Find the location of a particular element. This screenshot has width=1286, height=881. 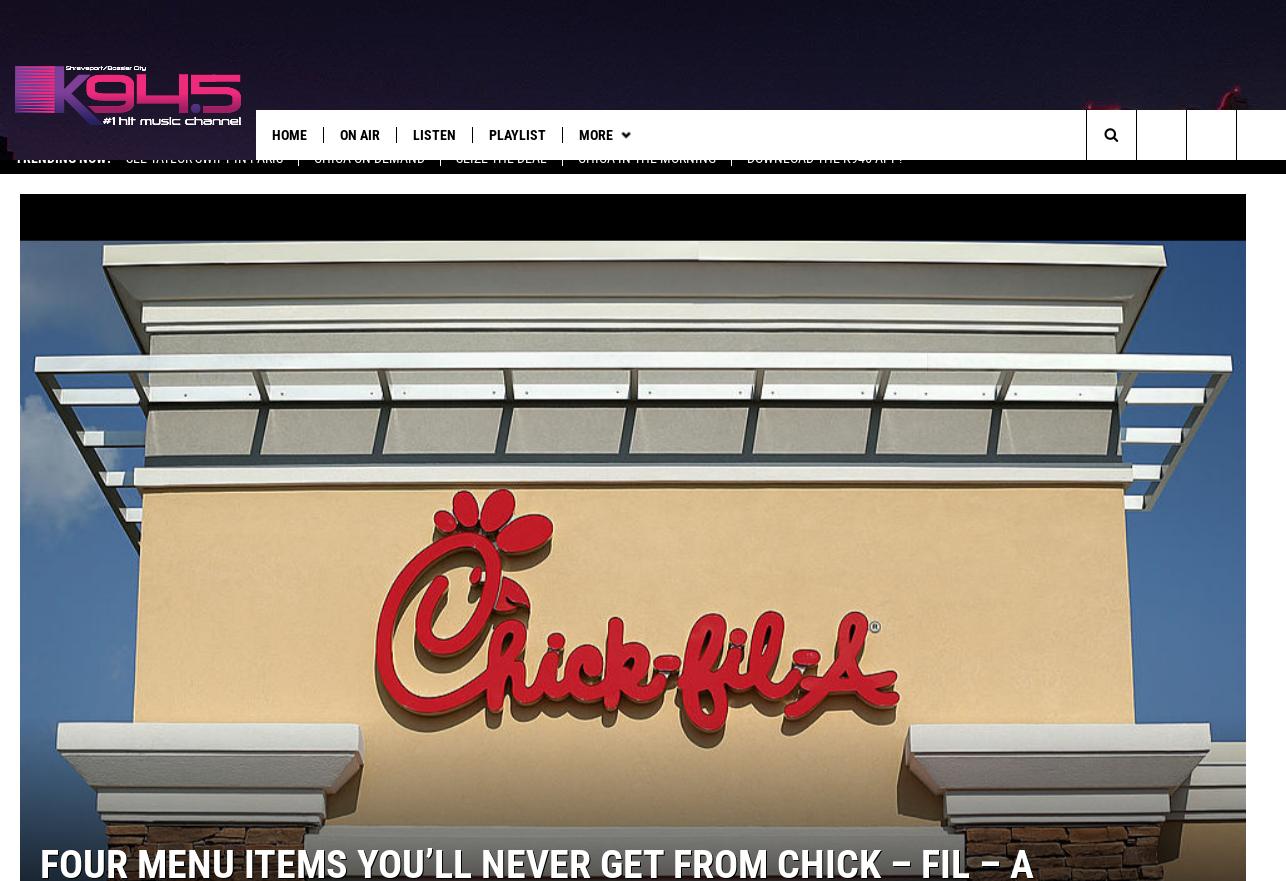

'On Air' is located at coordinates (358, 134).